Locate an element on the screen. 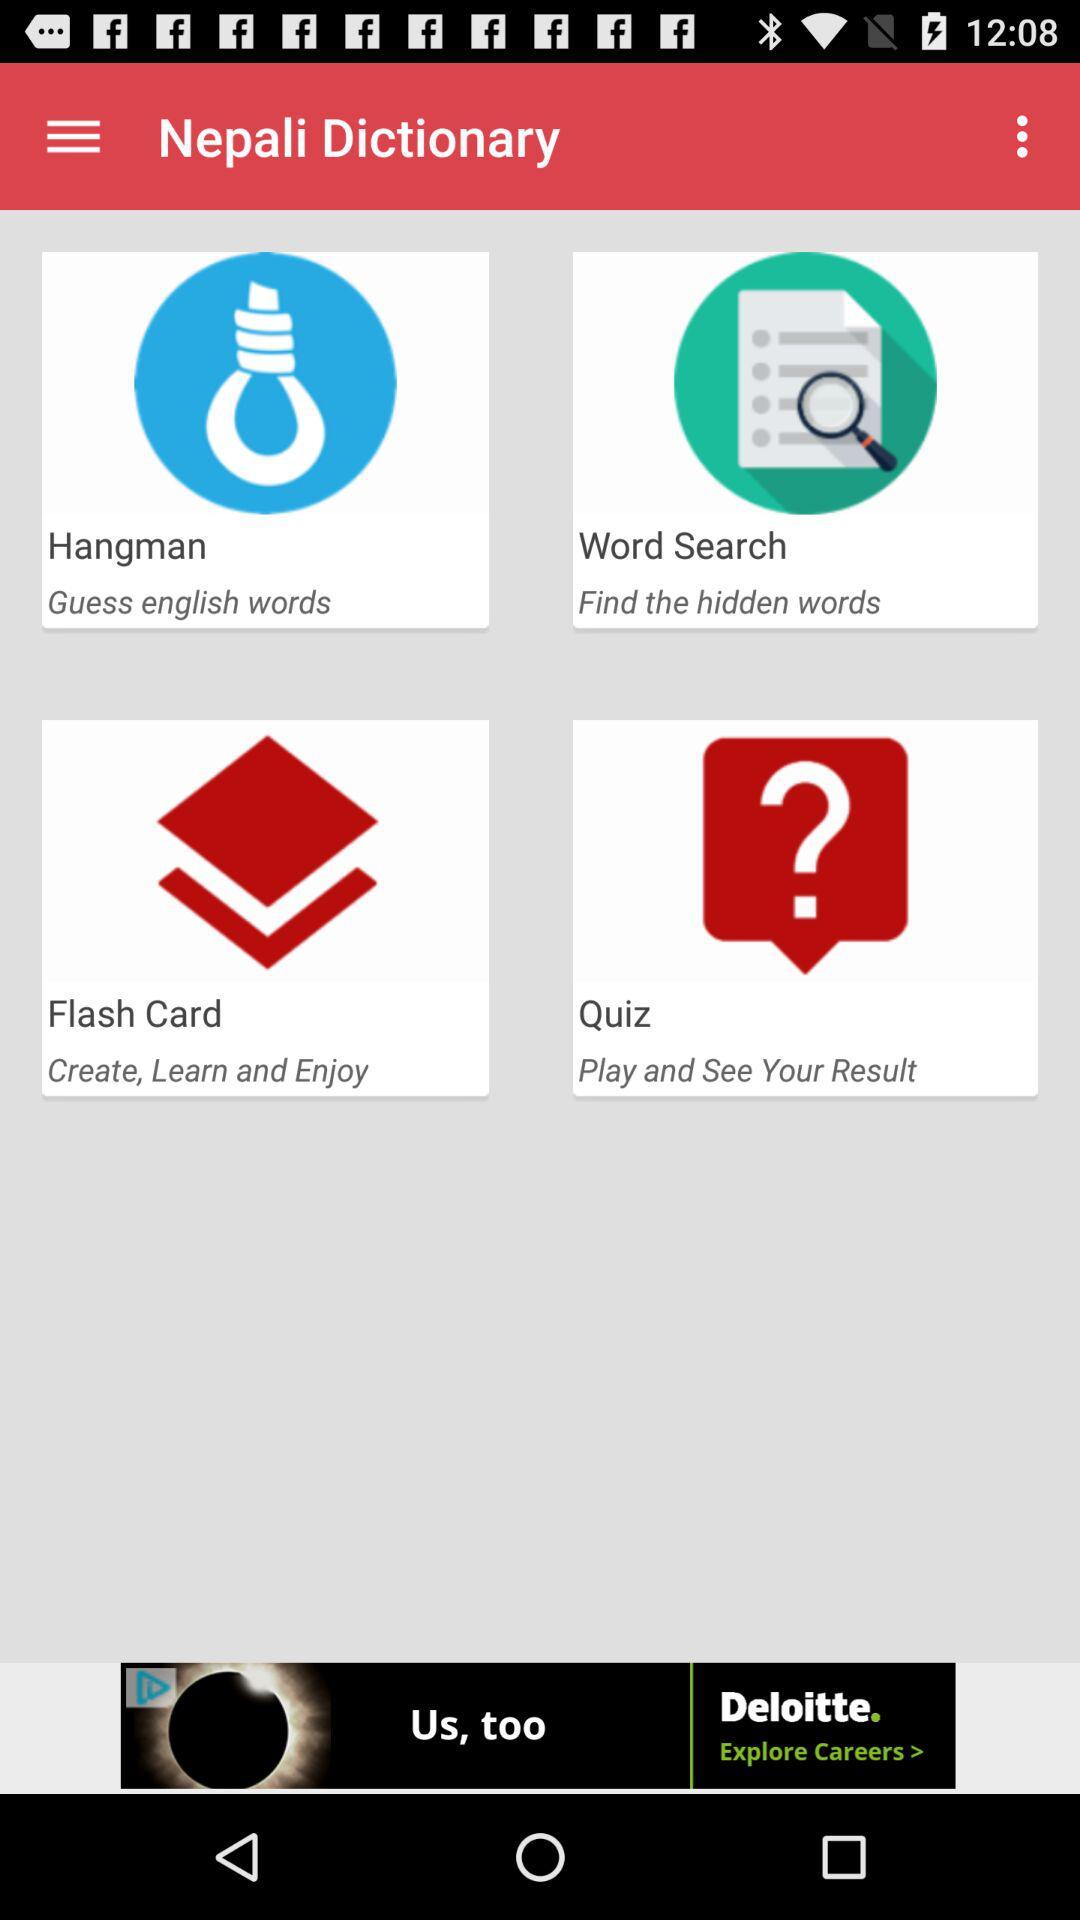  advertisement is located at coordinates (540, 1727).